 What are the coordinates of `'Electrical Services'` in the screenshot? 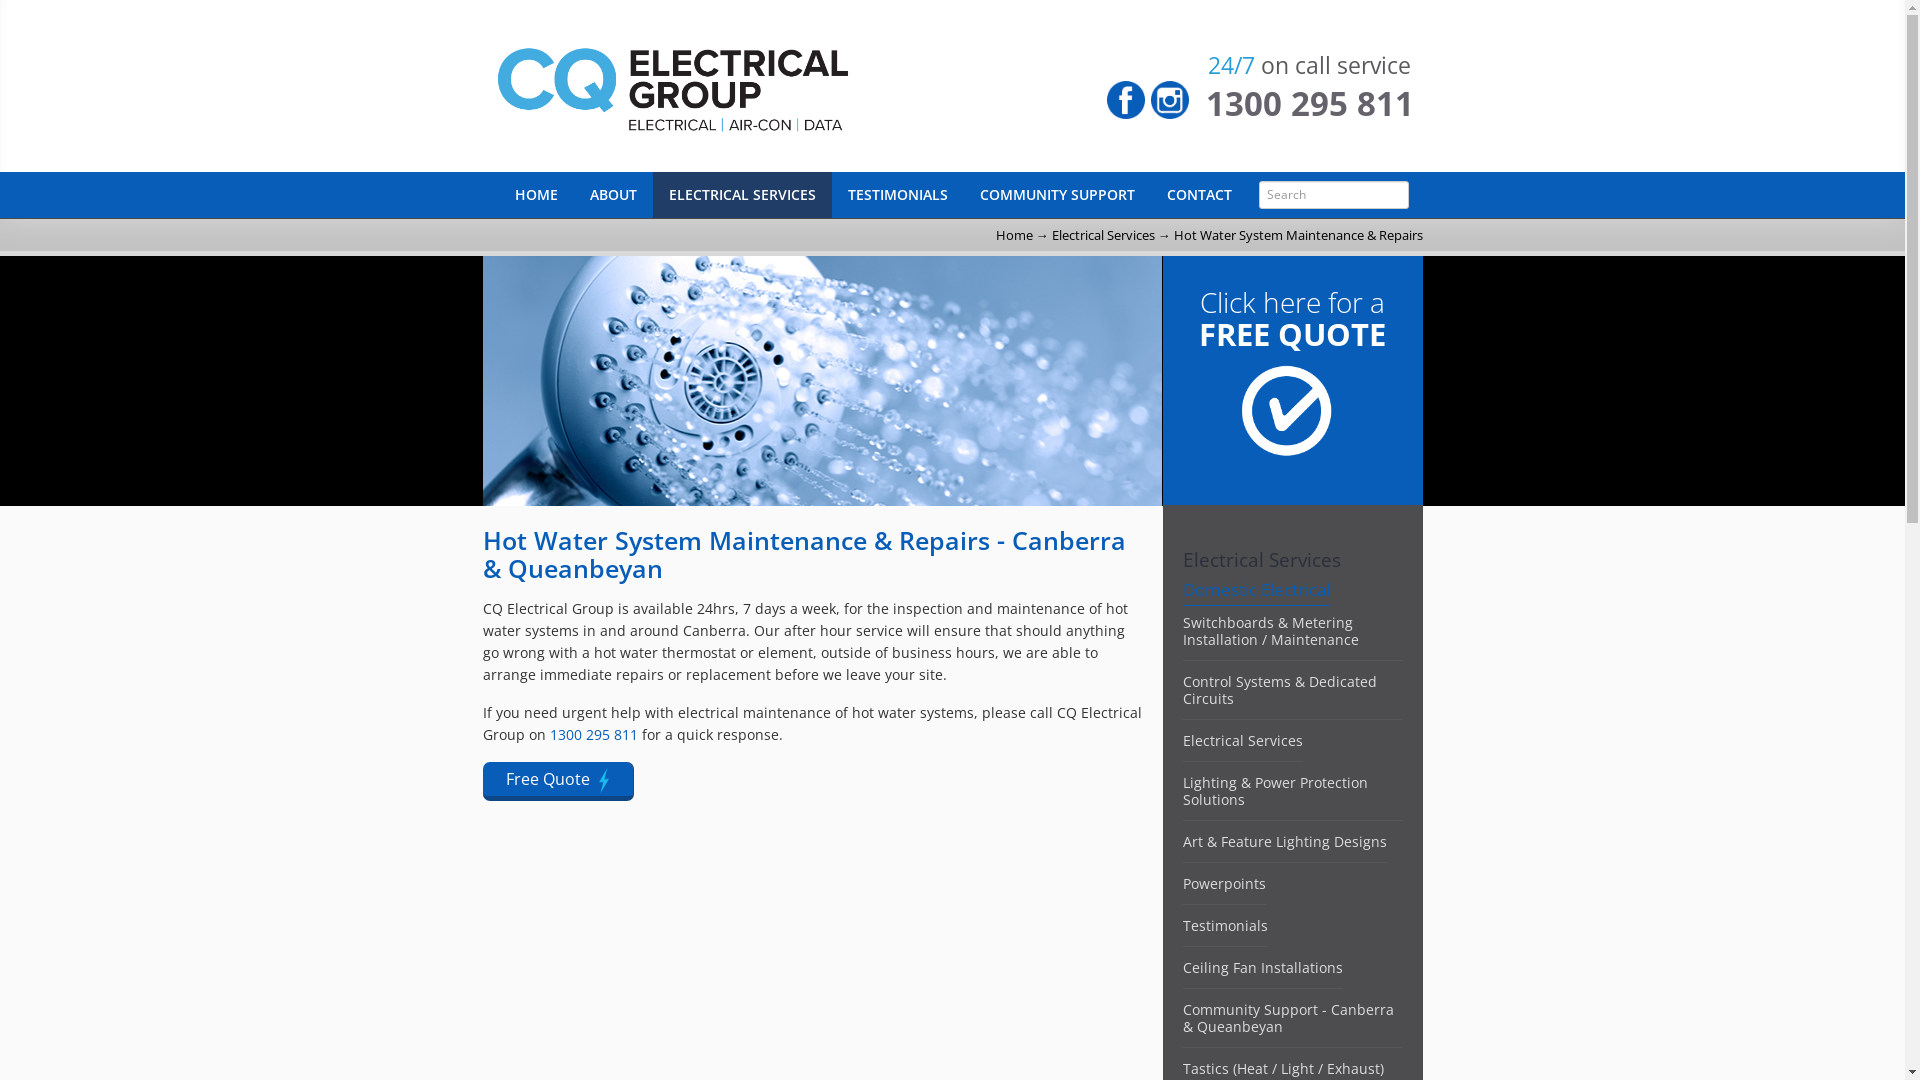 It's located at (1102, 234).